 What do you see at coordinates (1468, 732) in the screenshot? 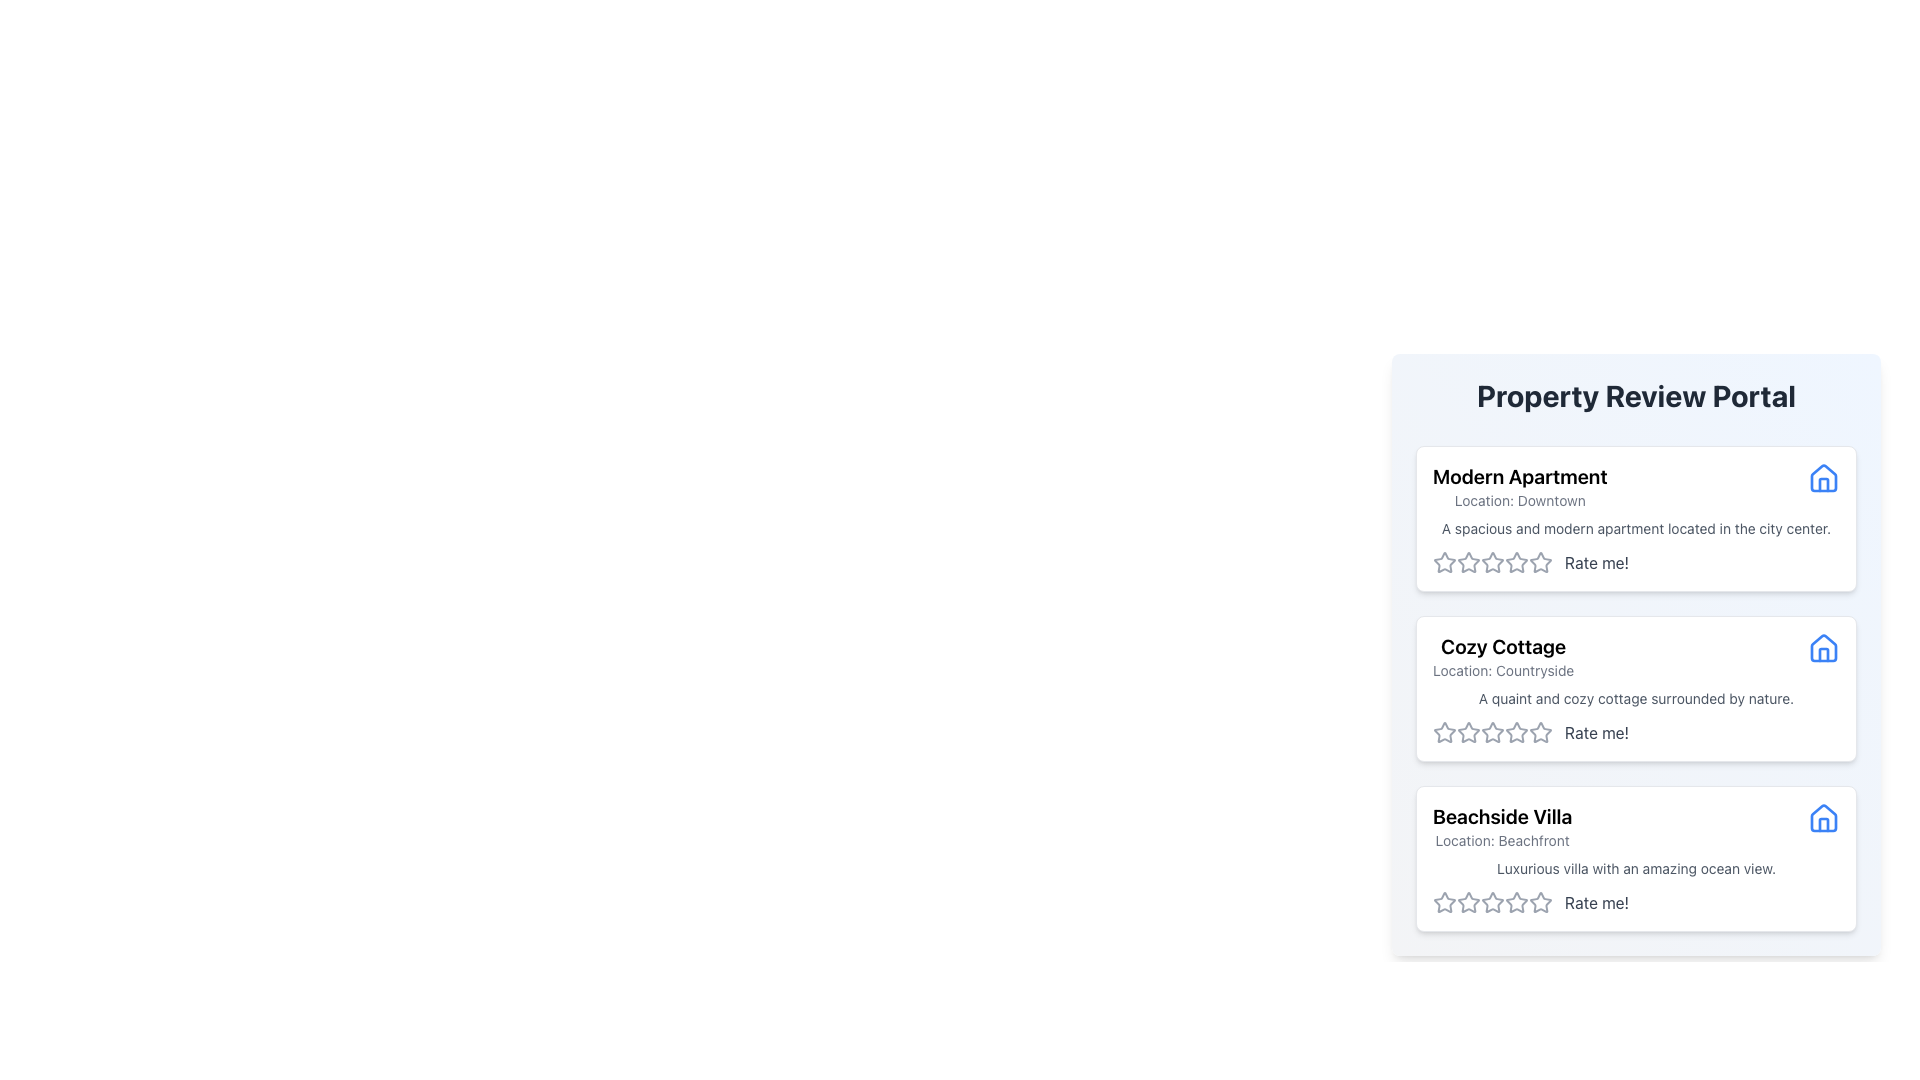
I see `the second star icon in the group of five stars for the 'Cozy Cottage' property` at bounding box center [1468, 732].